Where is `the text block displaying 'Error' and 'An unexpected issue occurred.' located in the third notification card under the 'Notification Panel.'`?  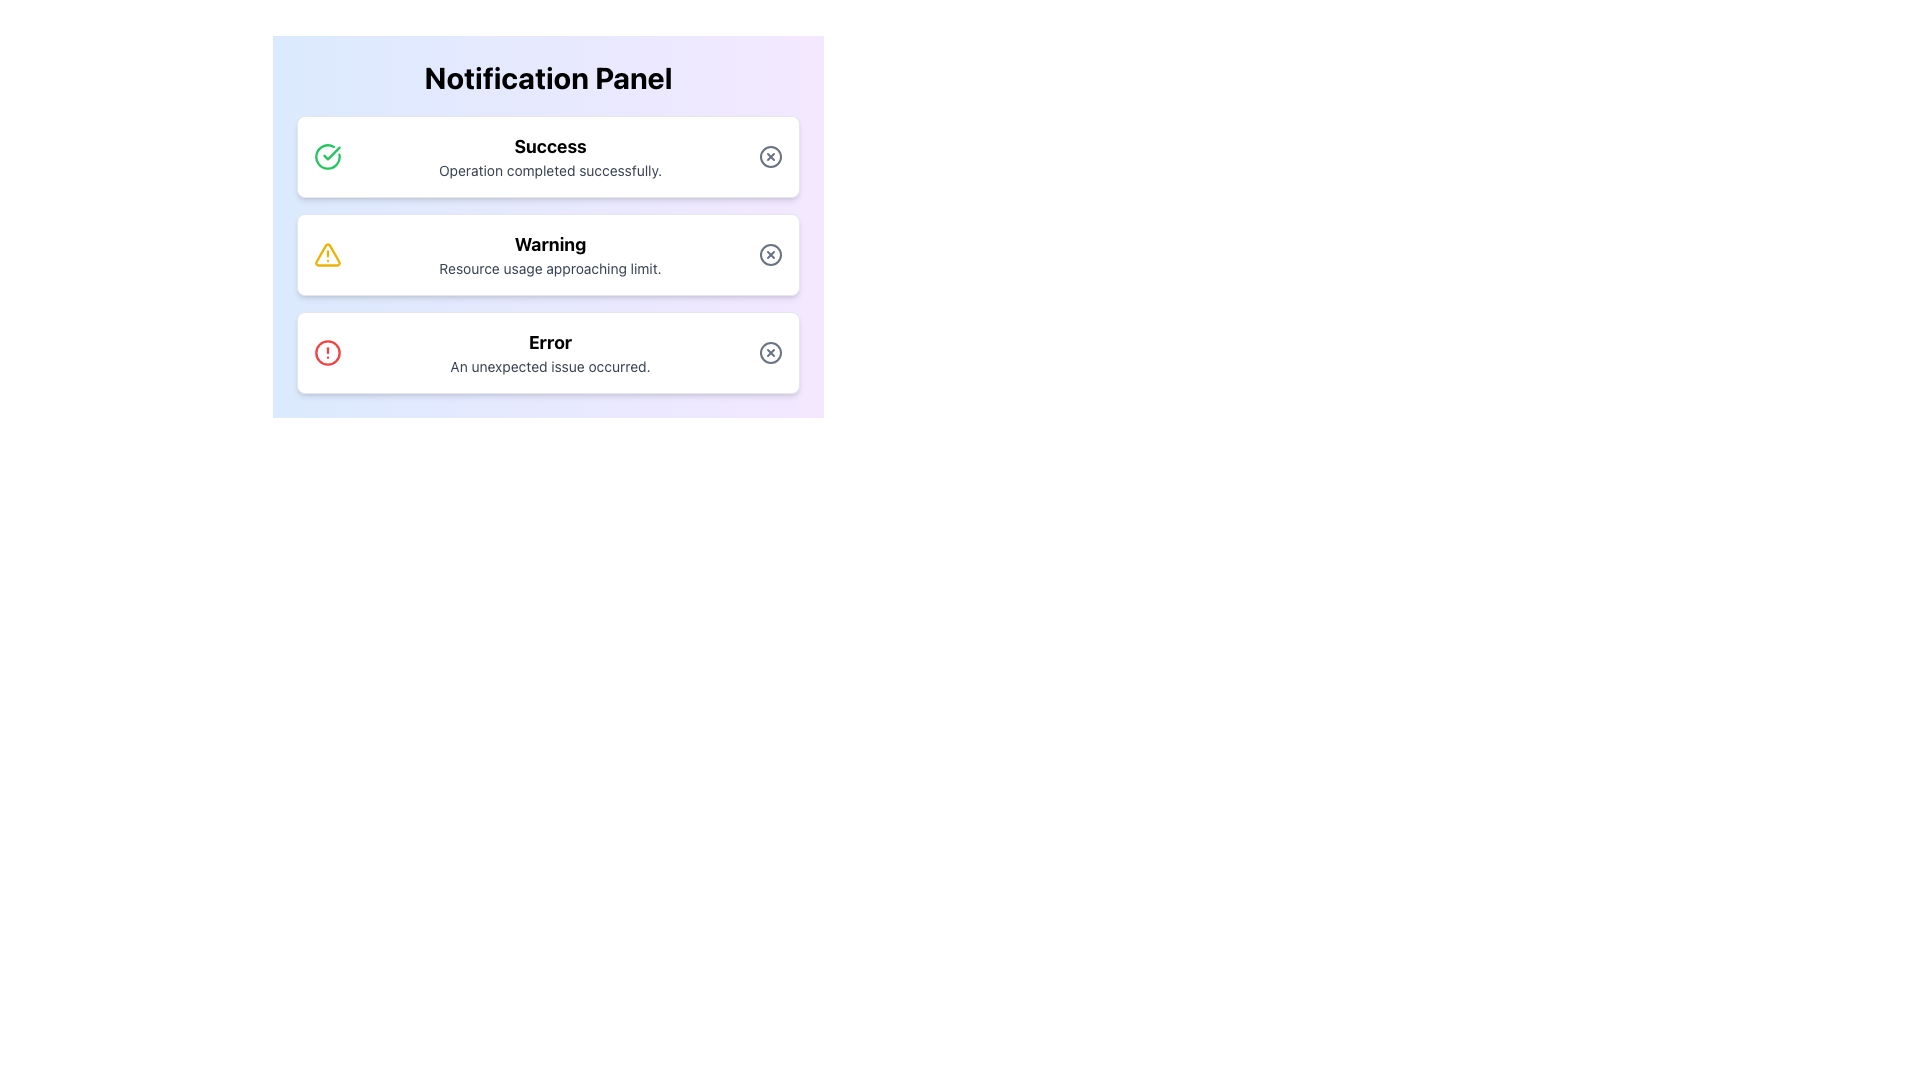
the text block displaying 'Error' and 'An unexpected issue occurred.' located in the third notification card under the 'Notification Panel.' is located at coordinates (550, 352).